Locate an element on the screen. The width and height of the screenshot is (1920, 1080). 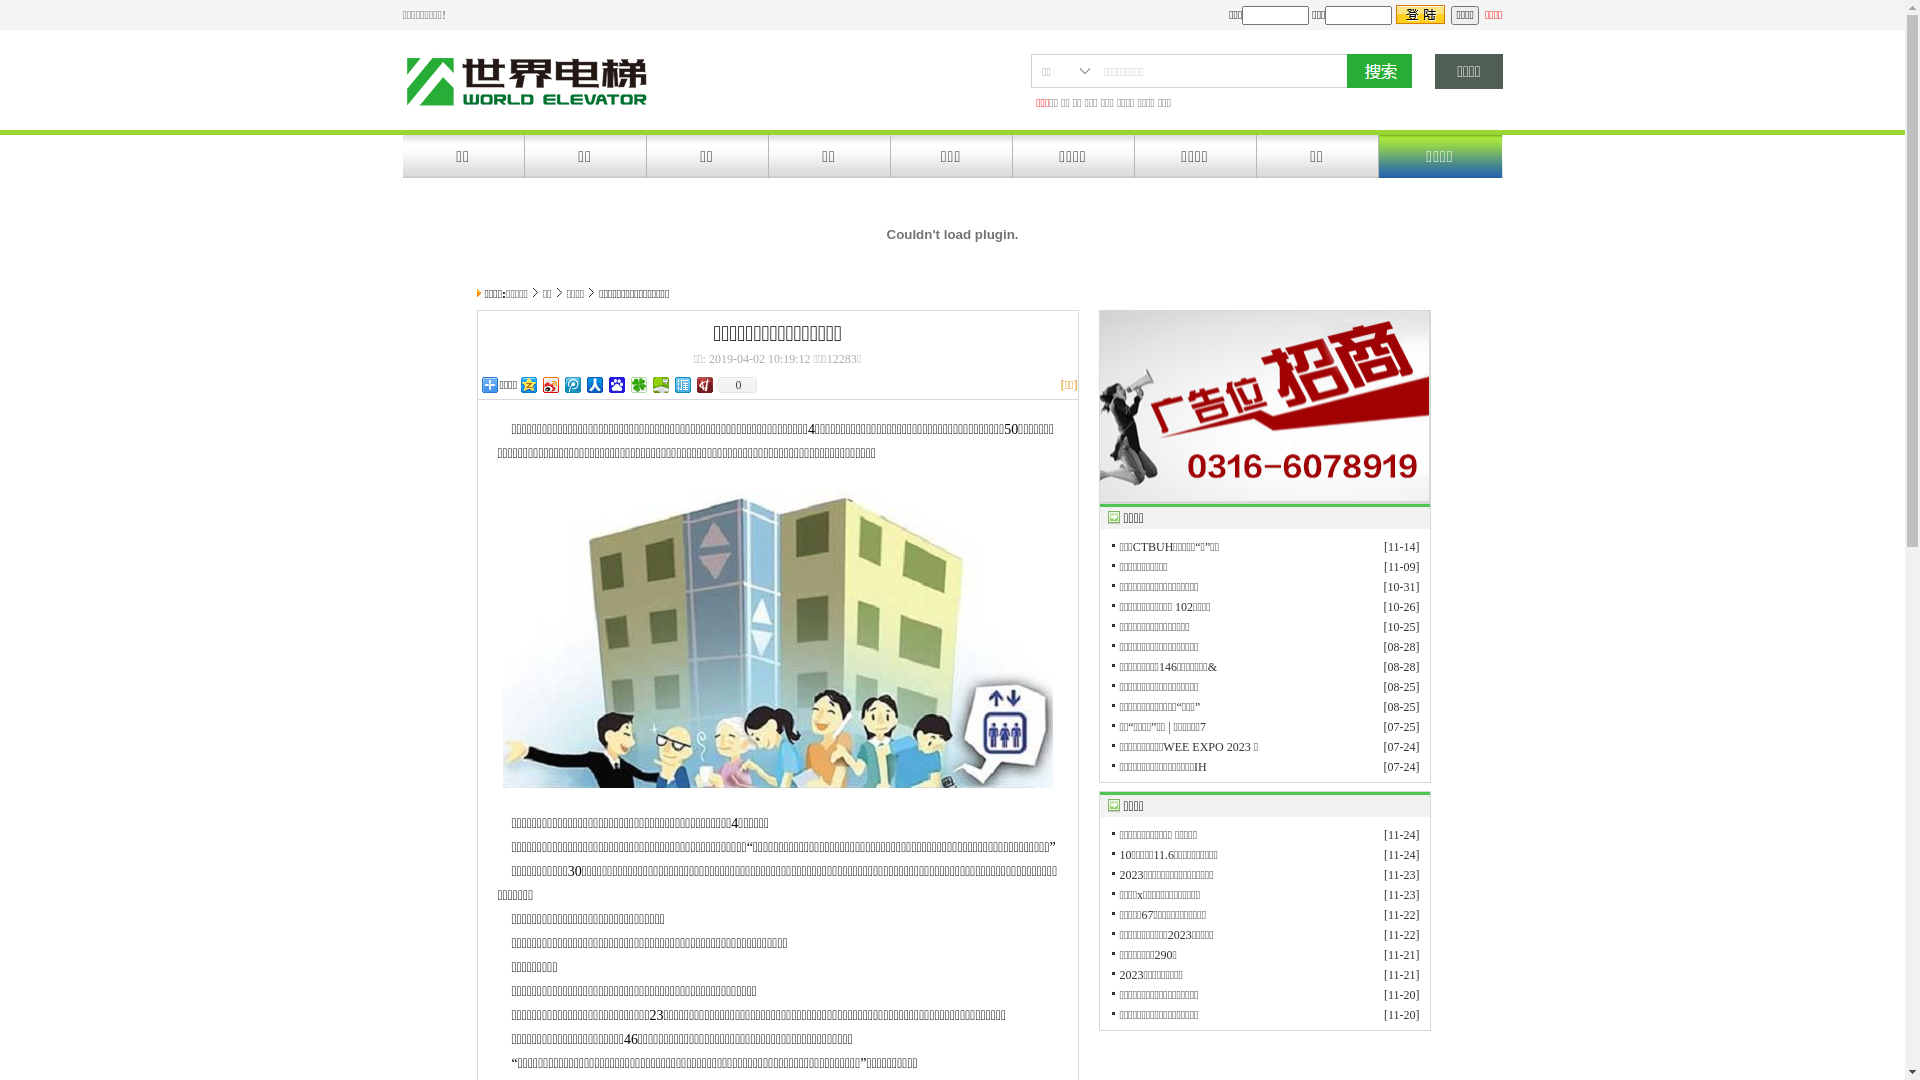
'0' is located at coordinates (734, 385).